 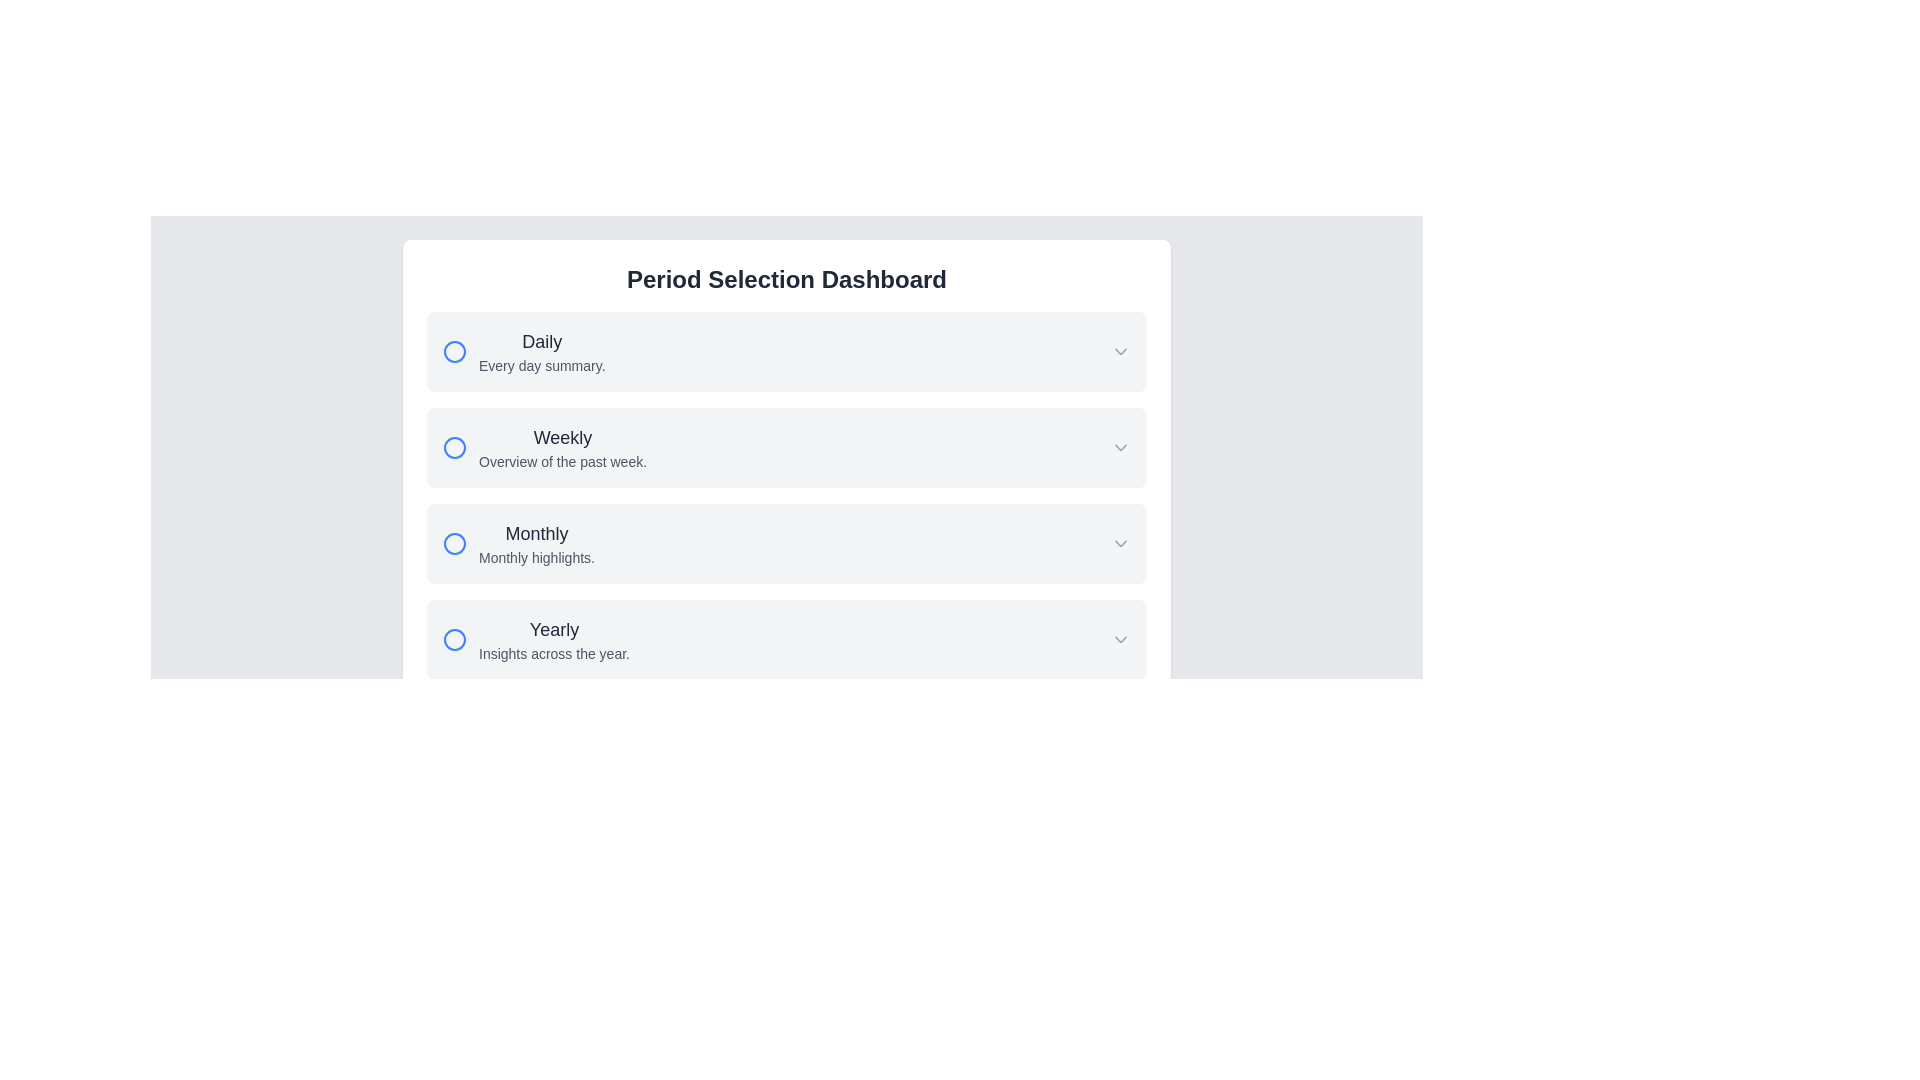 What do you see at coordinates (554, 654) in the screenshot?
I see `the text label that provides additional information for the 'Yearly' selection option, located at the bottom of the 'Period Selection Dashboard' list` at bounding box center [554, 654].